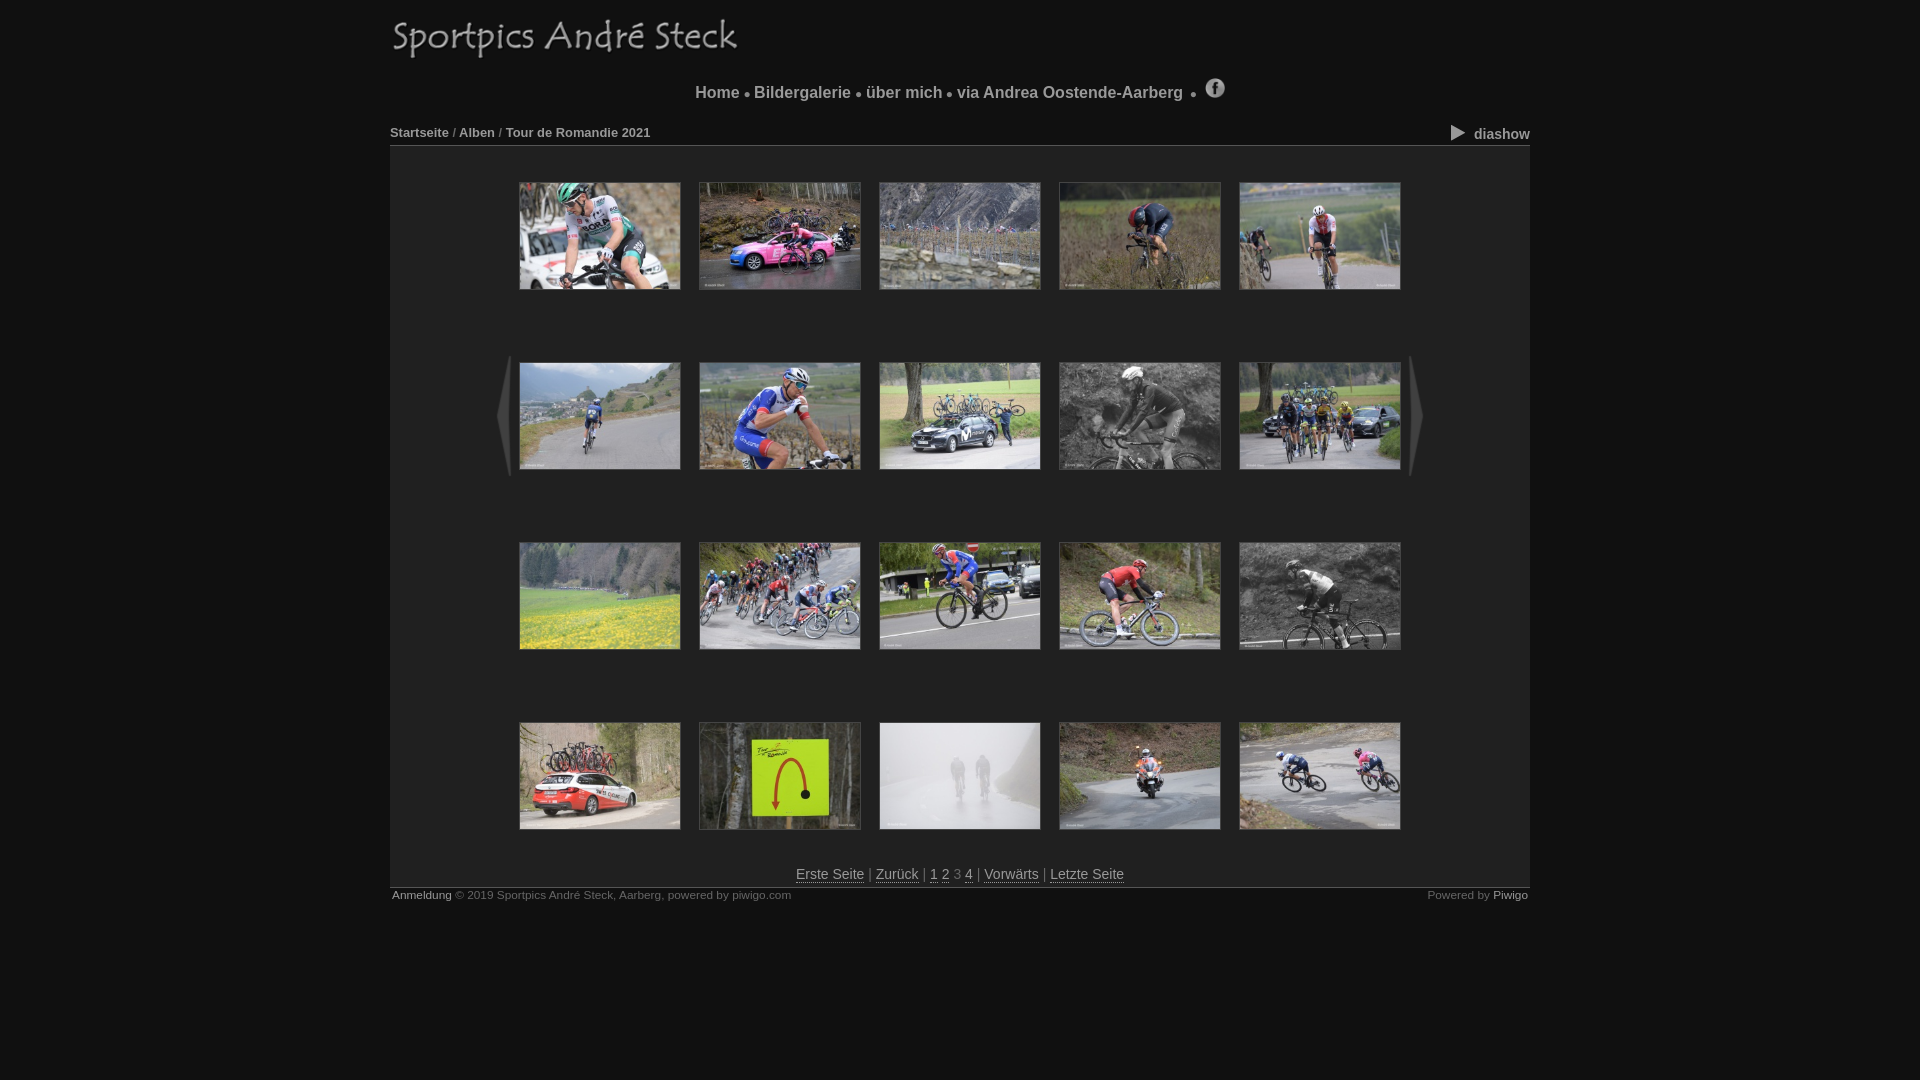 The height and width of the screenshot is (1080, 1920). What do you see at coordinates (802, 92) in the screenshot?
I see `'Bildergalerie'` at bounding box center [802, 92].